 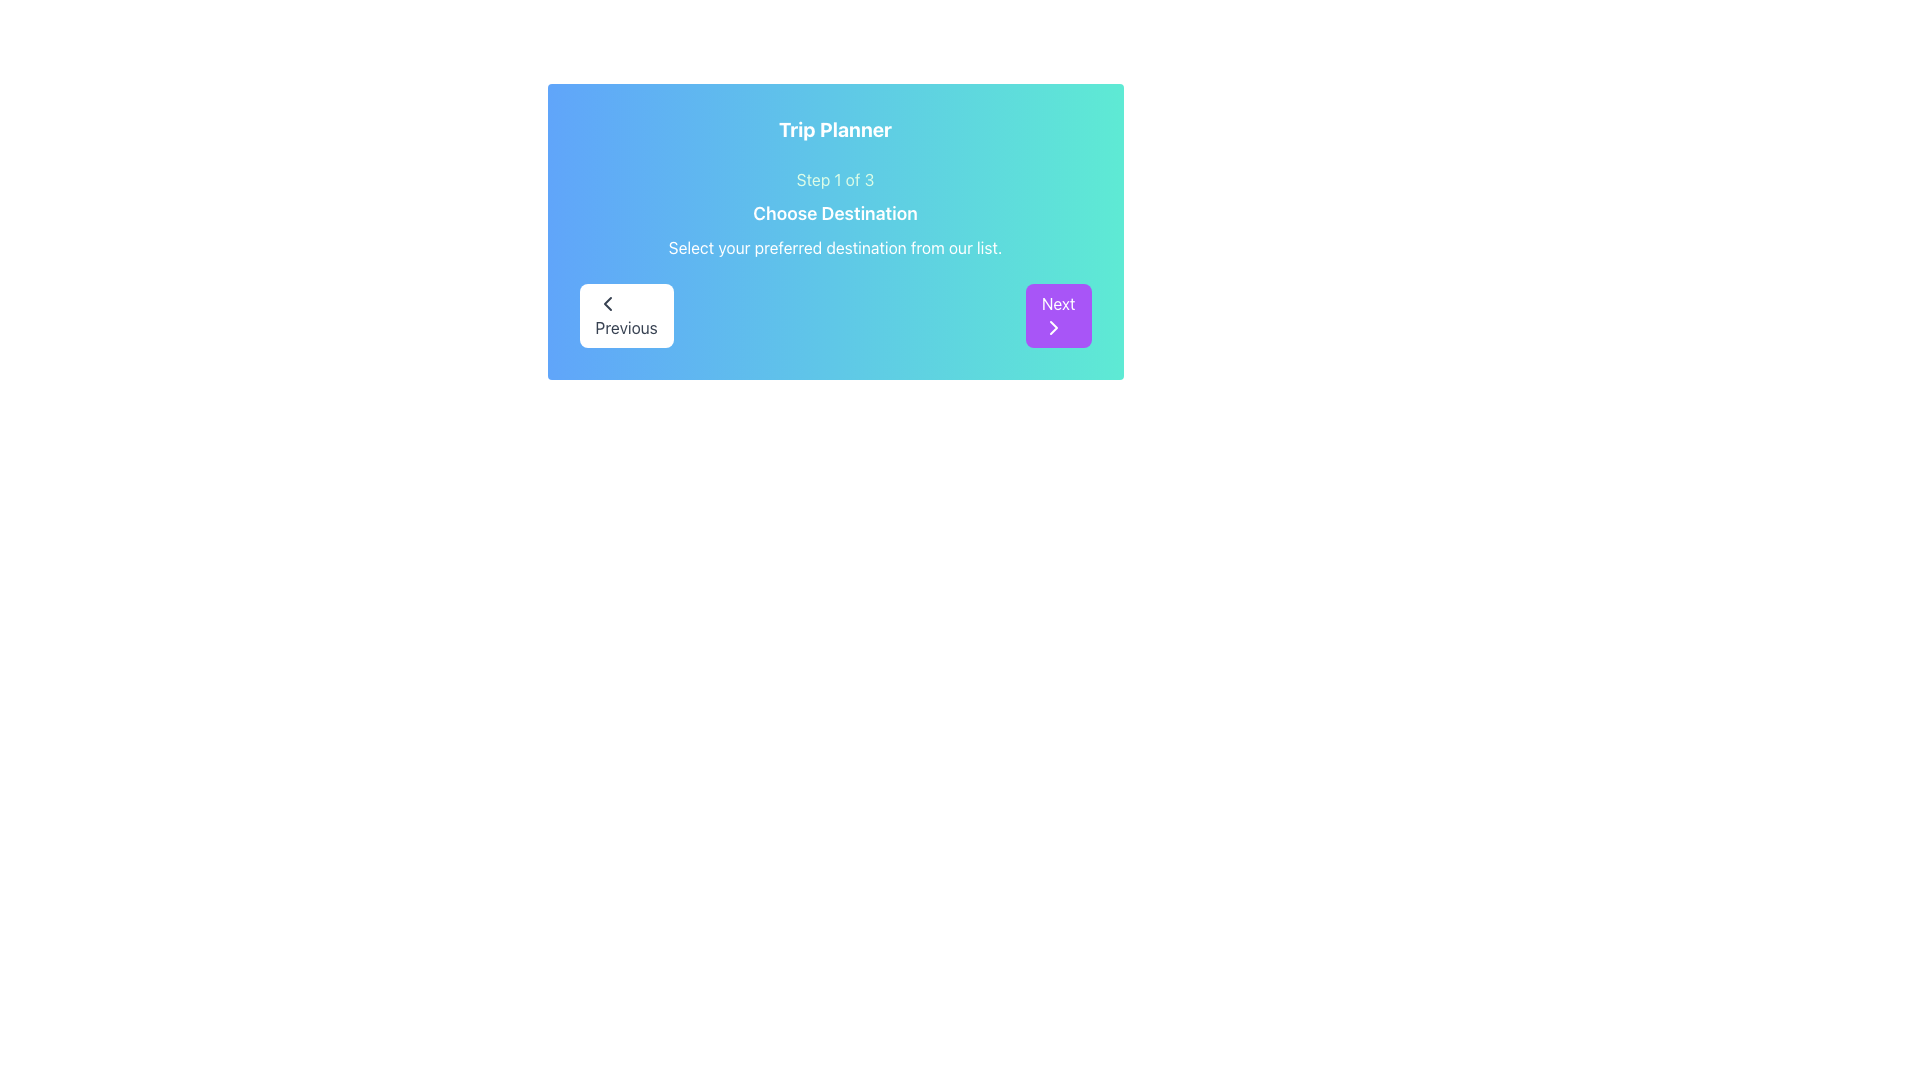 What do you see at coordinates (835, 213) in the screenshot?
I see `the header label indicating the current step in the multi-step process for choosing a destination, which is positioned below 'Step 1 of 3' and above 'Select your preferred destination from our list.'` at bounding box center [835, 213].